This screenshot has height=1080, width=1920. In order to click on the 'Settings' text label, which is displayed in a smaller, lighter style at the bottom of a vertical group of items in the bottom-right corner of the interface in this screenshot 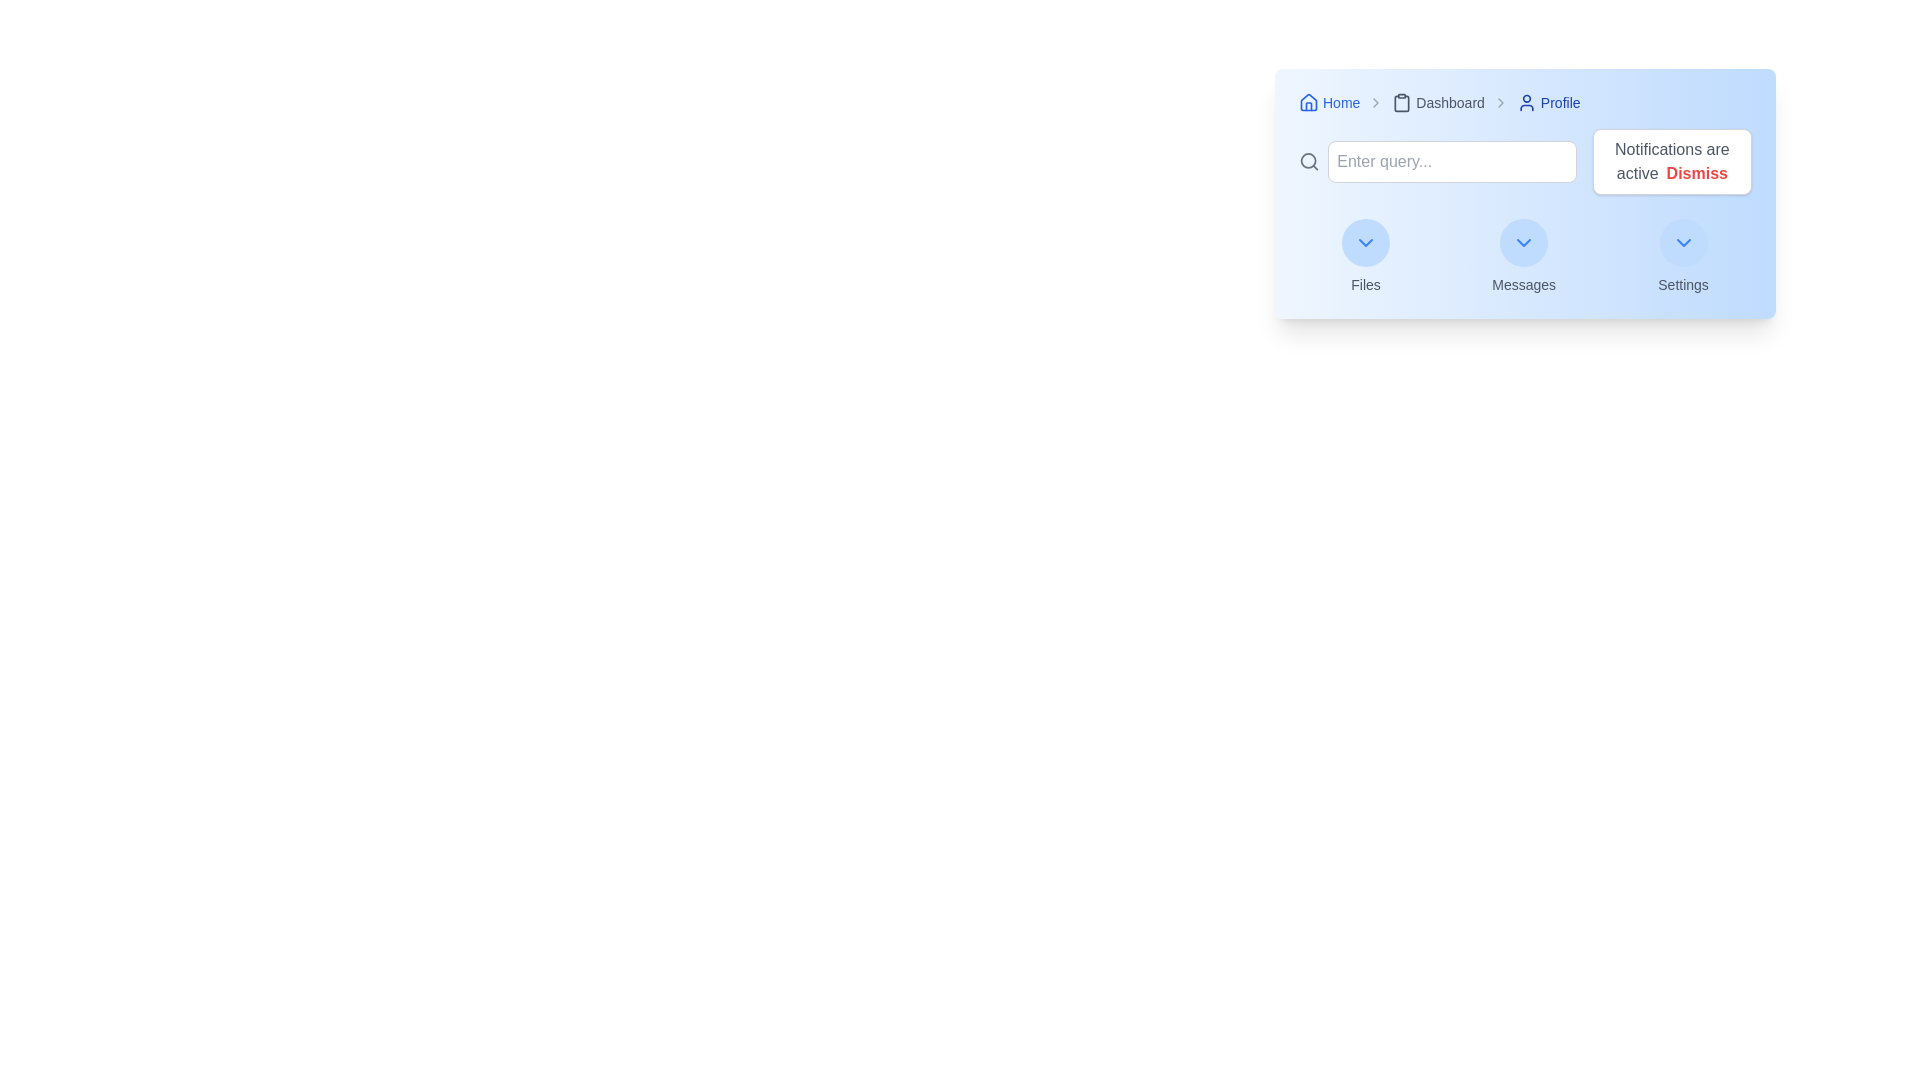, I will do `click(1682, 285)`.